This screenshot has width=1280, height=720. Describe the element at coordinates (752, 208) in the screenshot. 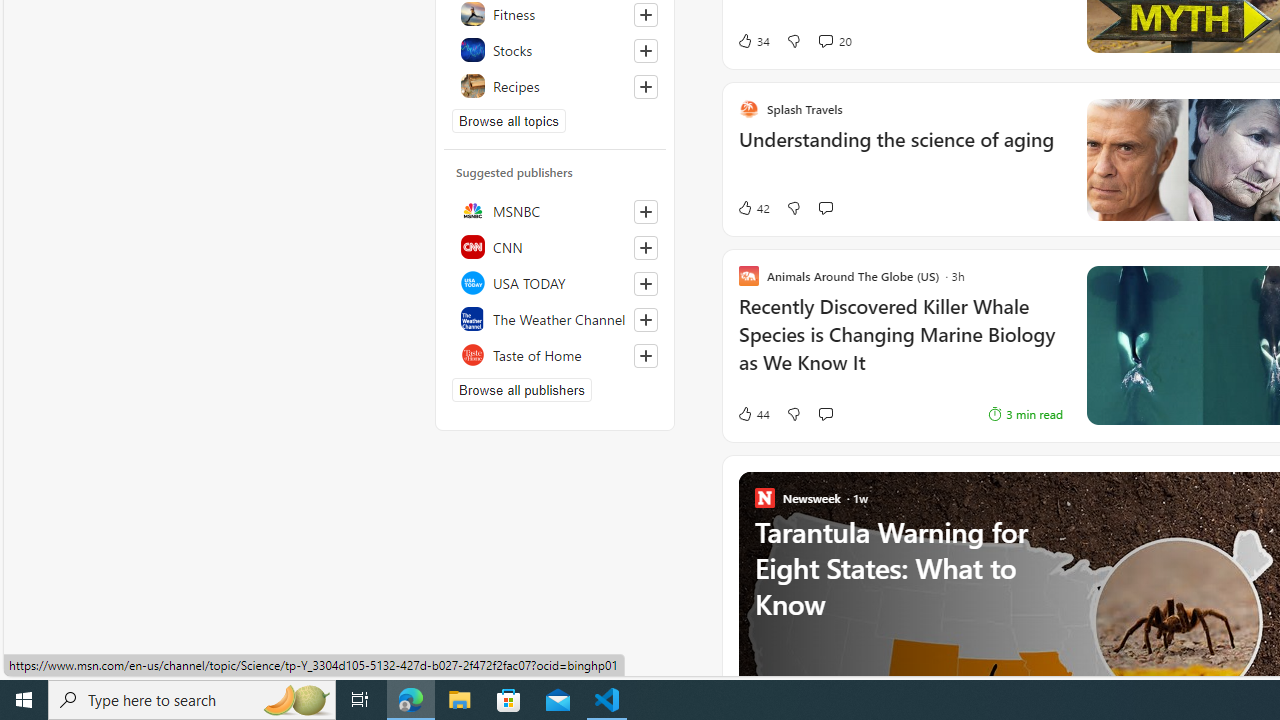

I see `'42 Like'` at that location.